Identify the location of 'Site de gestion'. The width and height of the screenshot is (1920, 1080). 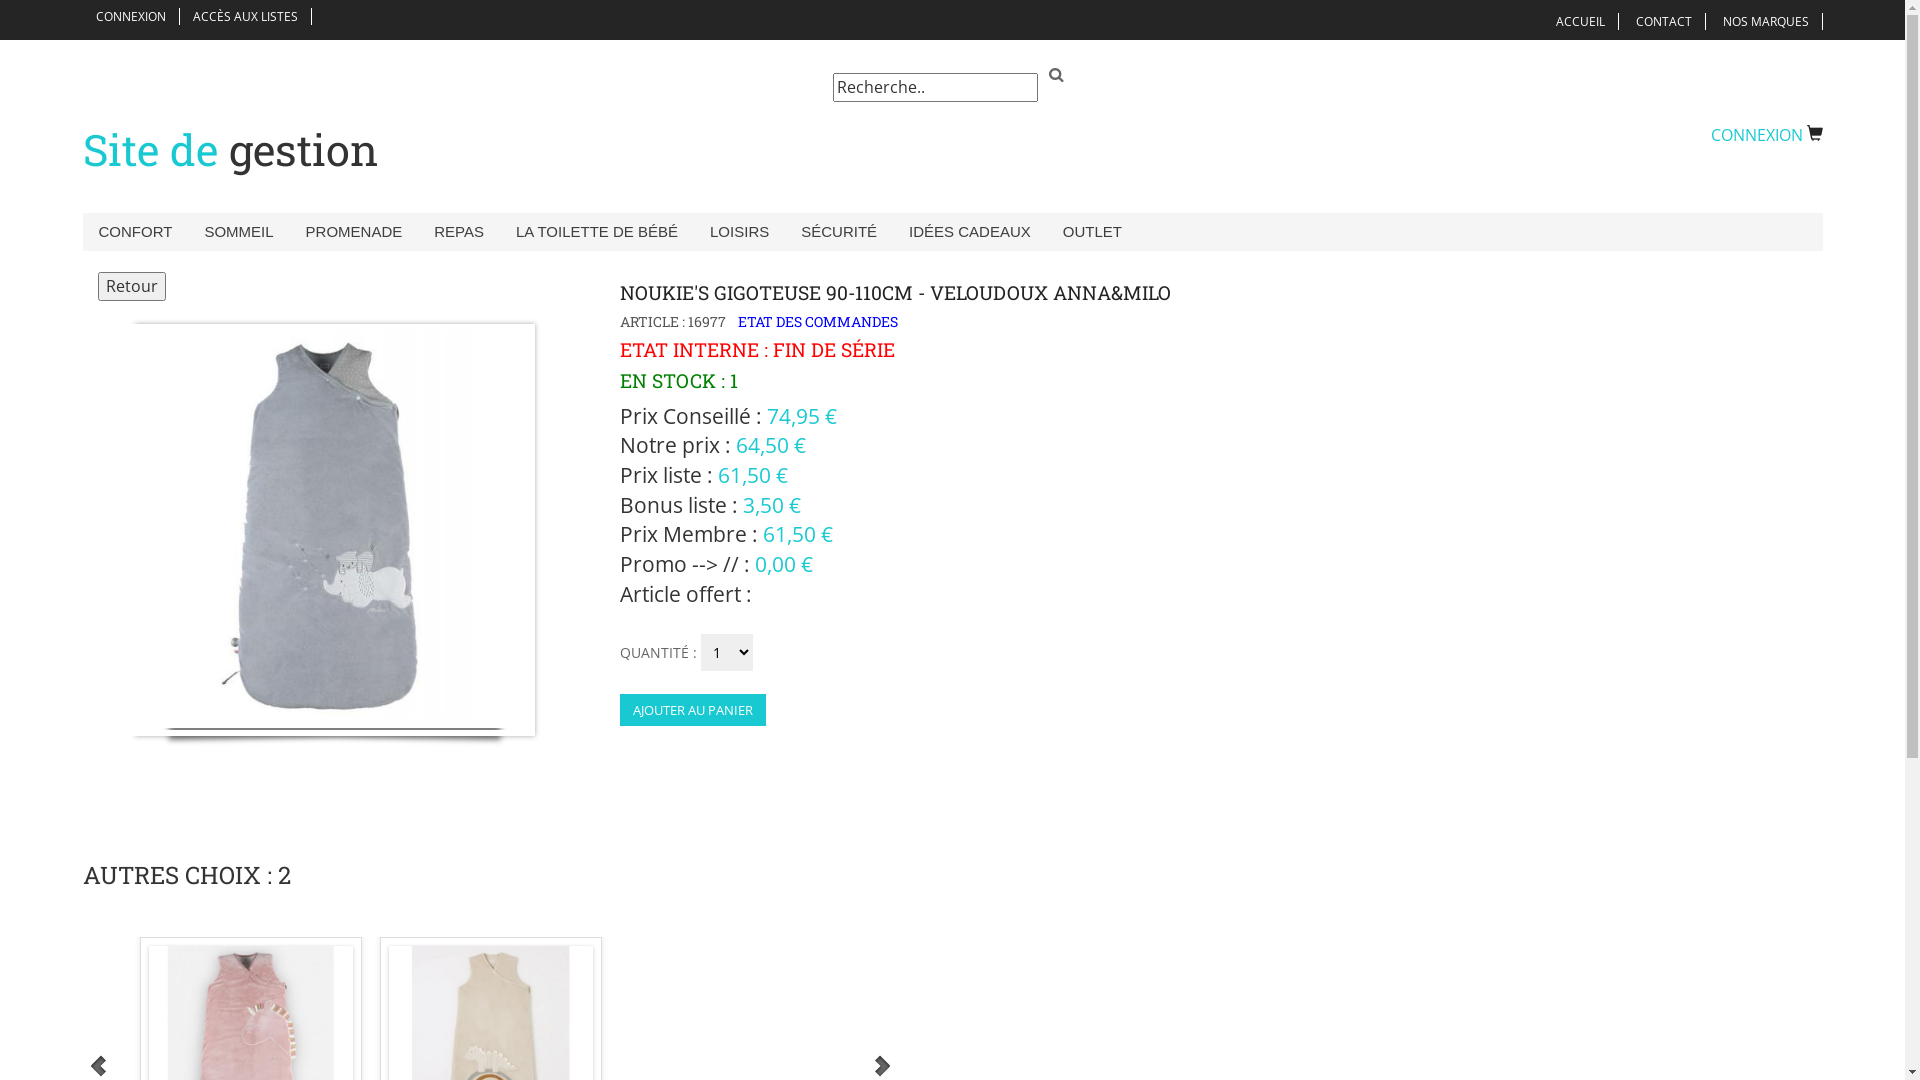
(229, 149).